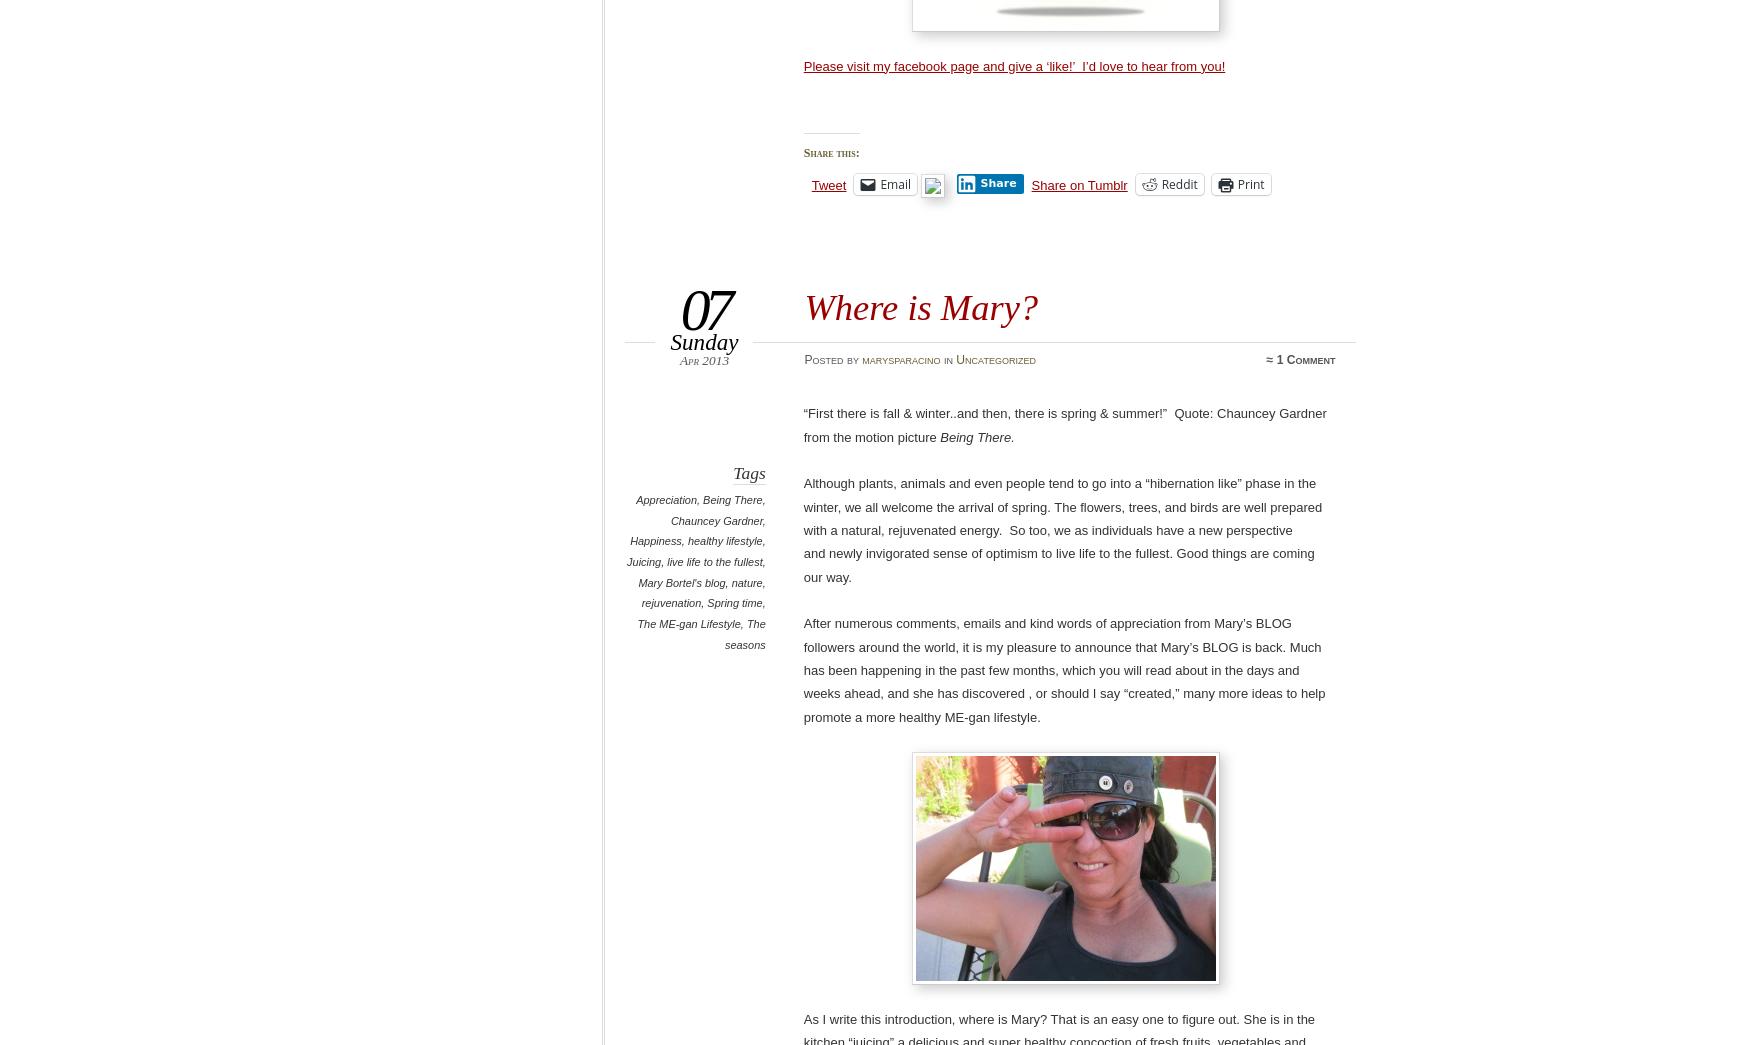 Image resolution: width=1749 pixels, height=1045 pixels. I want to click on 'The seasons', so click(744, 633).